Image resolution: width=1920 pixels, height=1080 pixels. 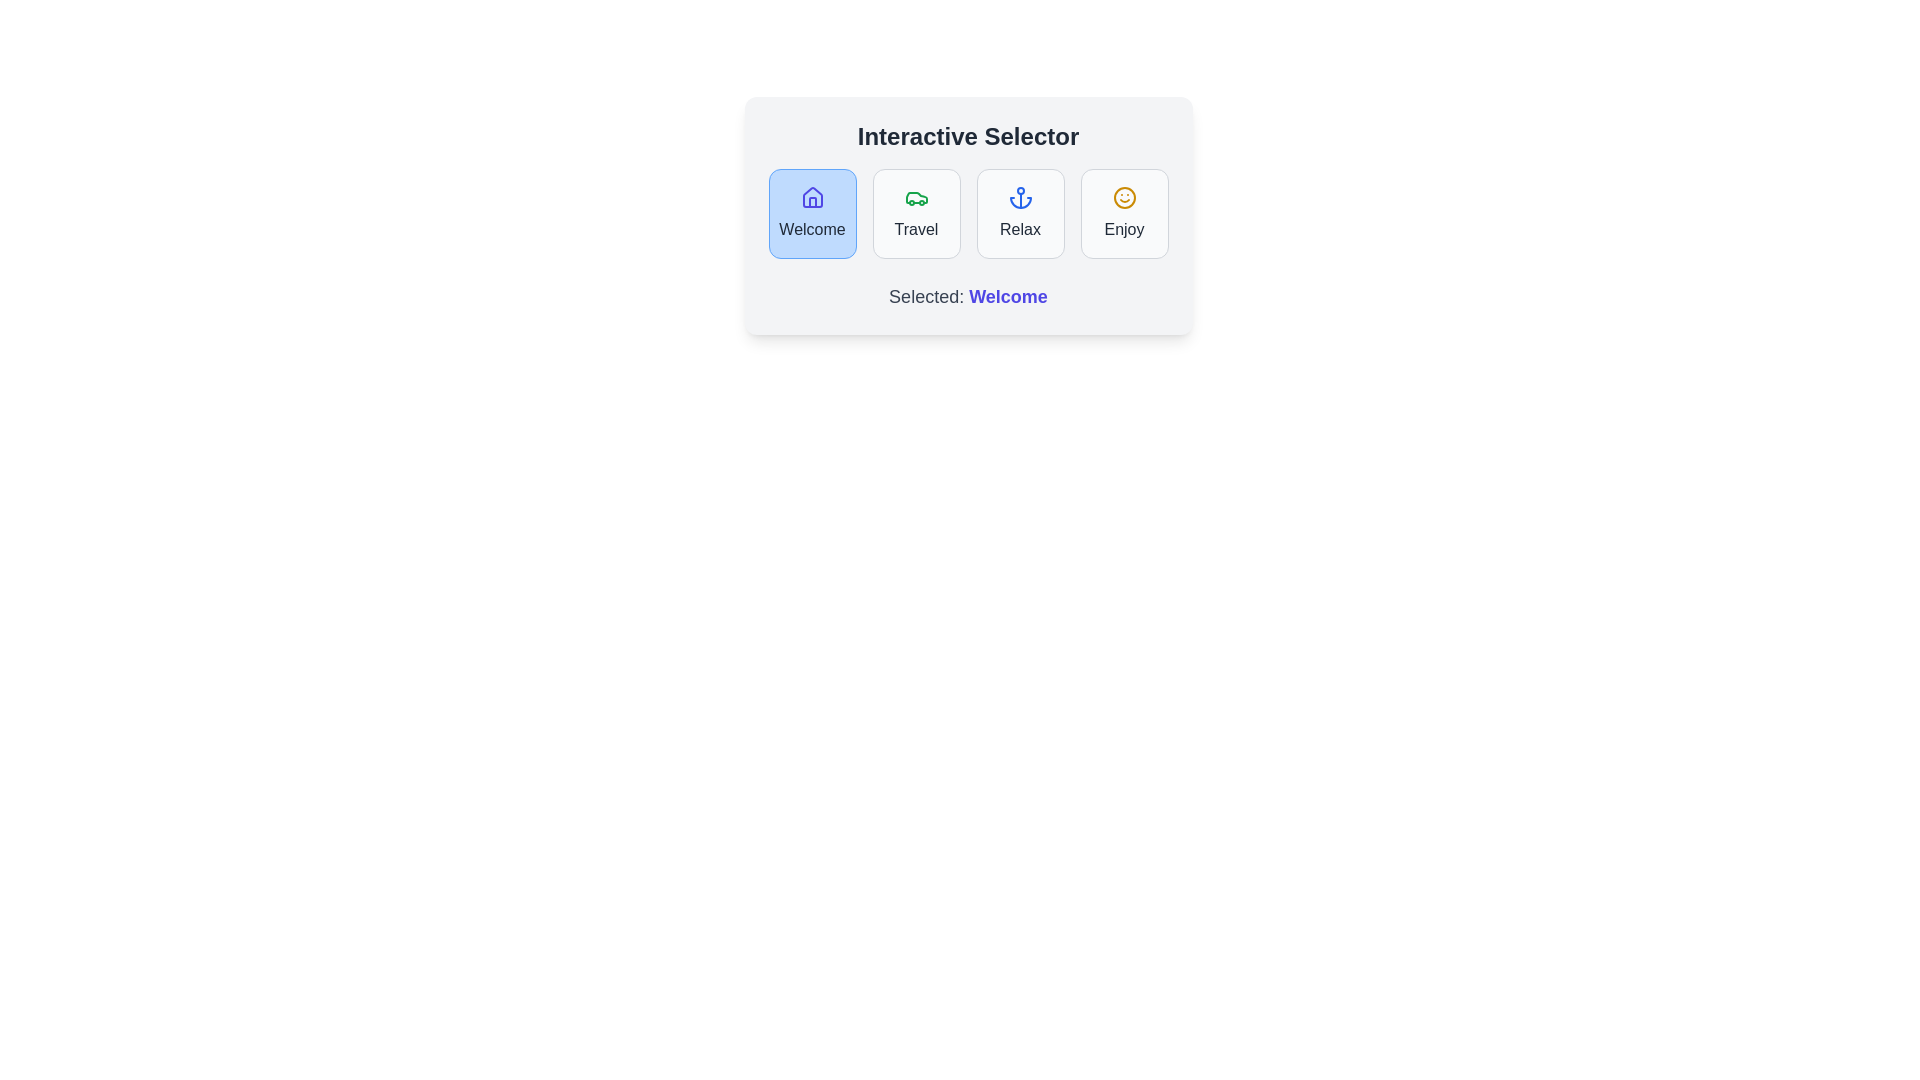 What do you see at coordinates (1020, 213) in the screenshot?
I see `the 'Relax' button, which is the third button in a horizontal grid layout, featuring a blue anchor icon and bold dark gray text below it` at bounding box center [1020, 213].